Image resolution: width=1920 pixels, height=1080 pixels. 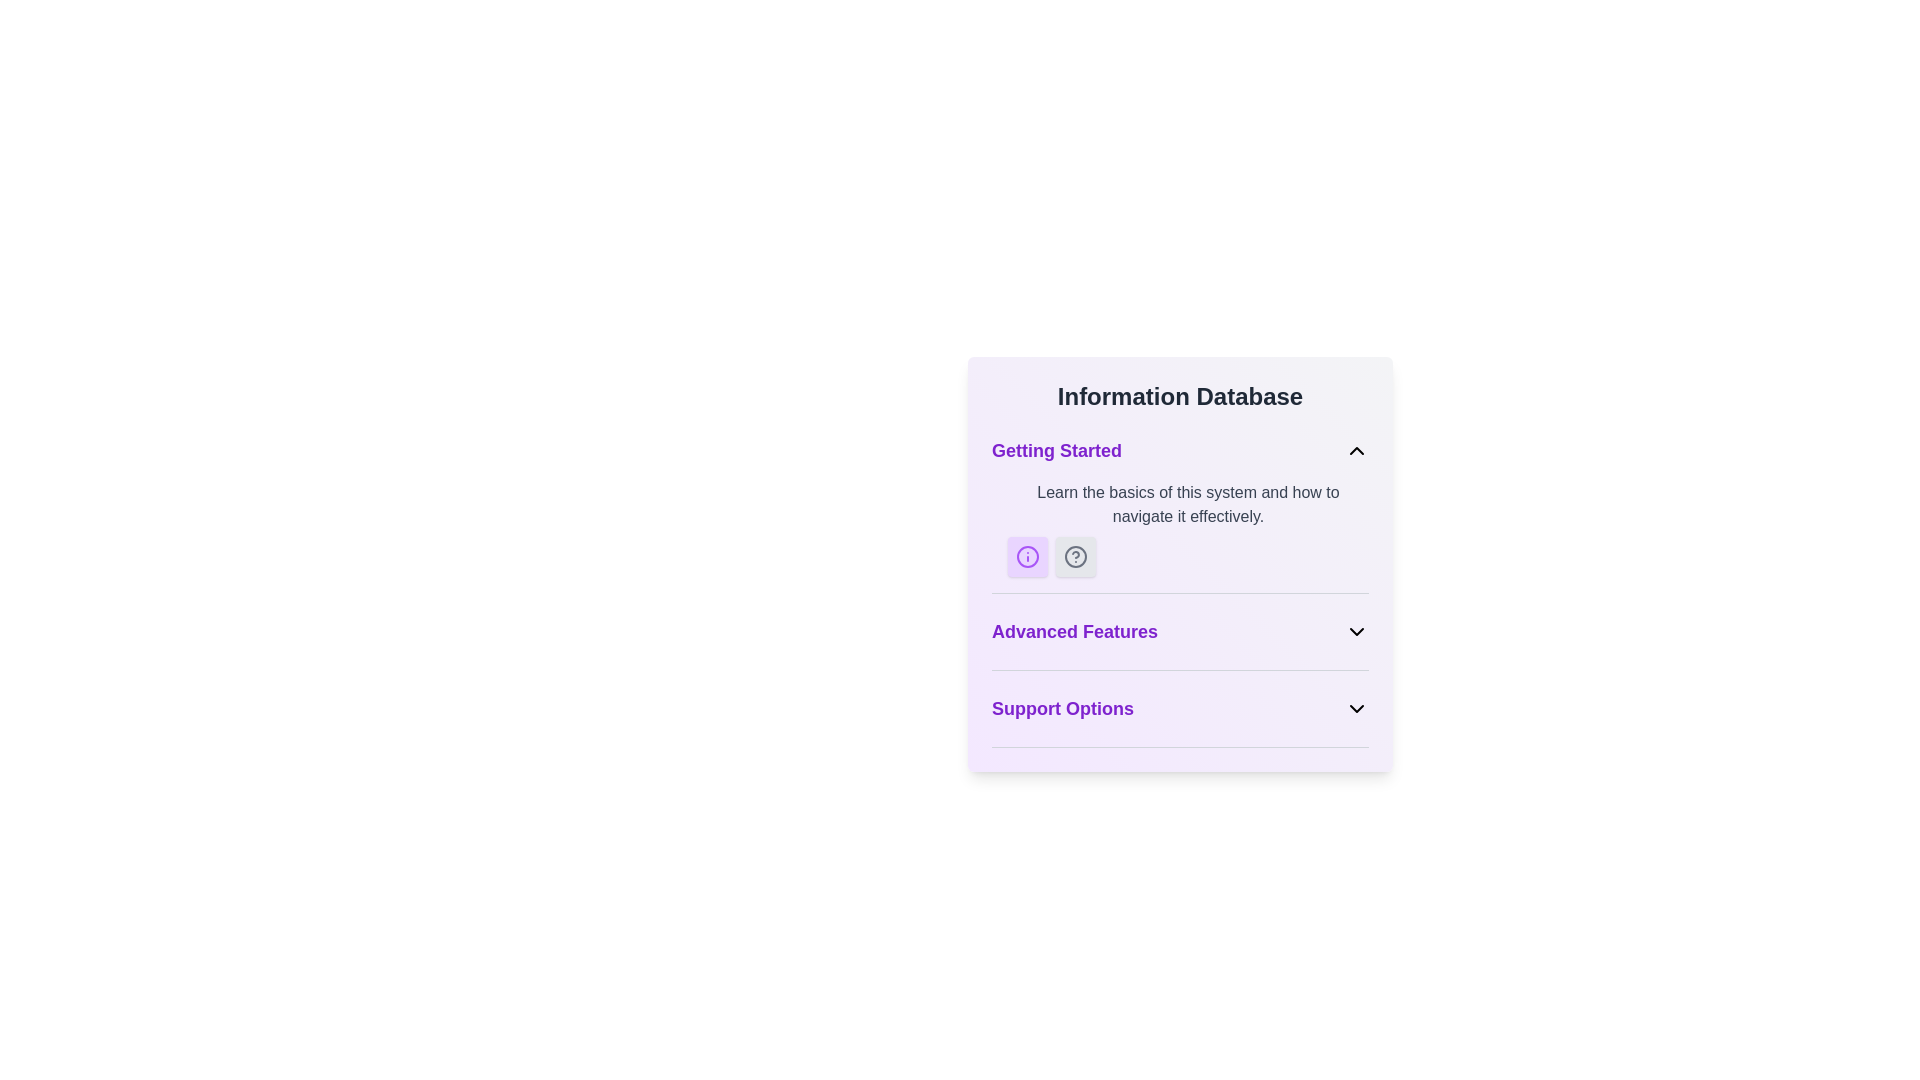 I want to click on the text label saying 'Getting Started' which is styled in purple and bold font, located at the top-left part of the section titled 'Information Database', so click(x=1055, y=451).